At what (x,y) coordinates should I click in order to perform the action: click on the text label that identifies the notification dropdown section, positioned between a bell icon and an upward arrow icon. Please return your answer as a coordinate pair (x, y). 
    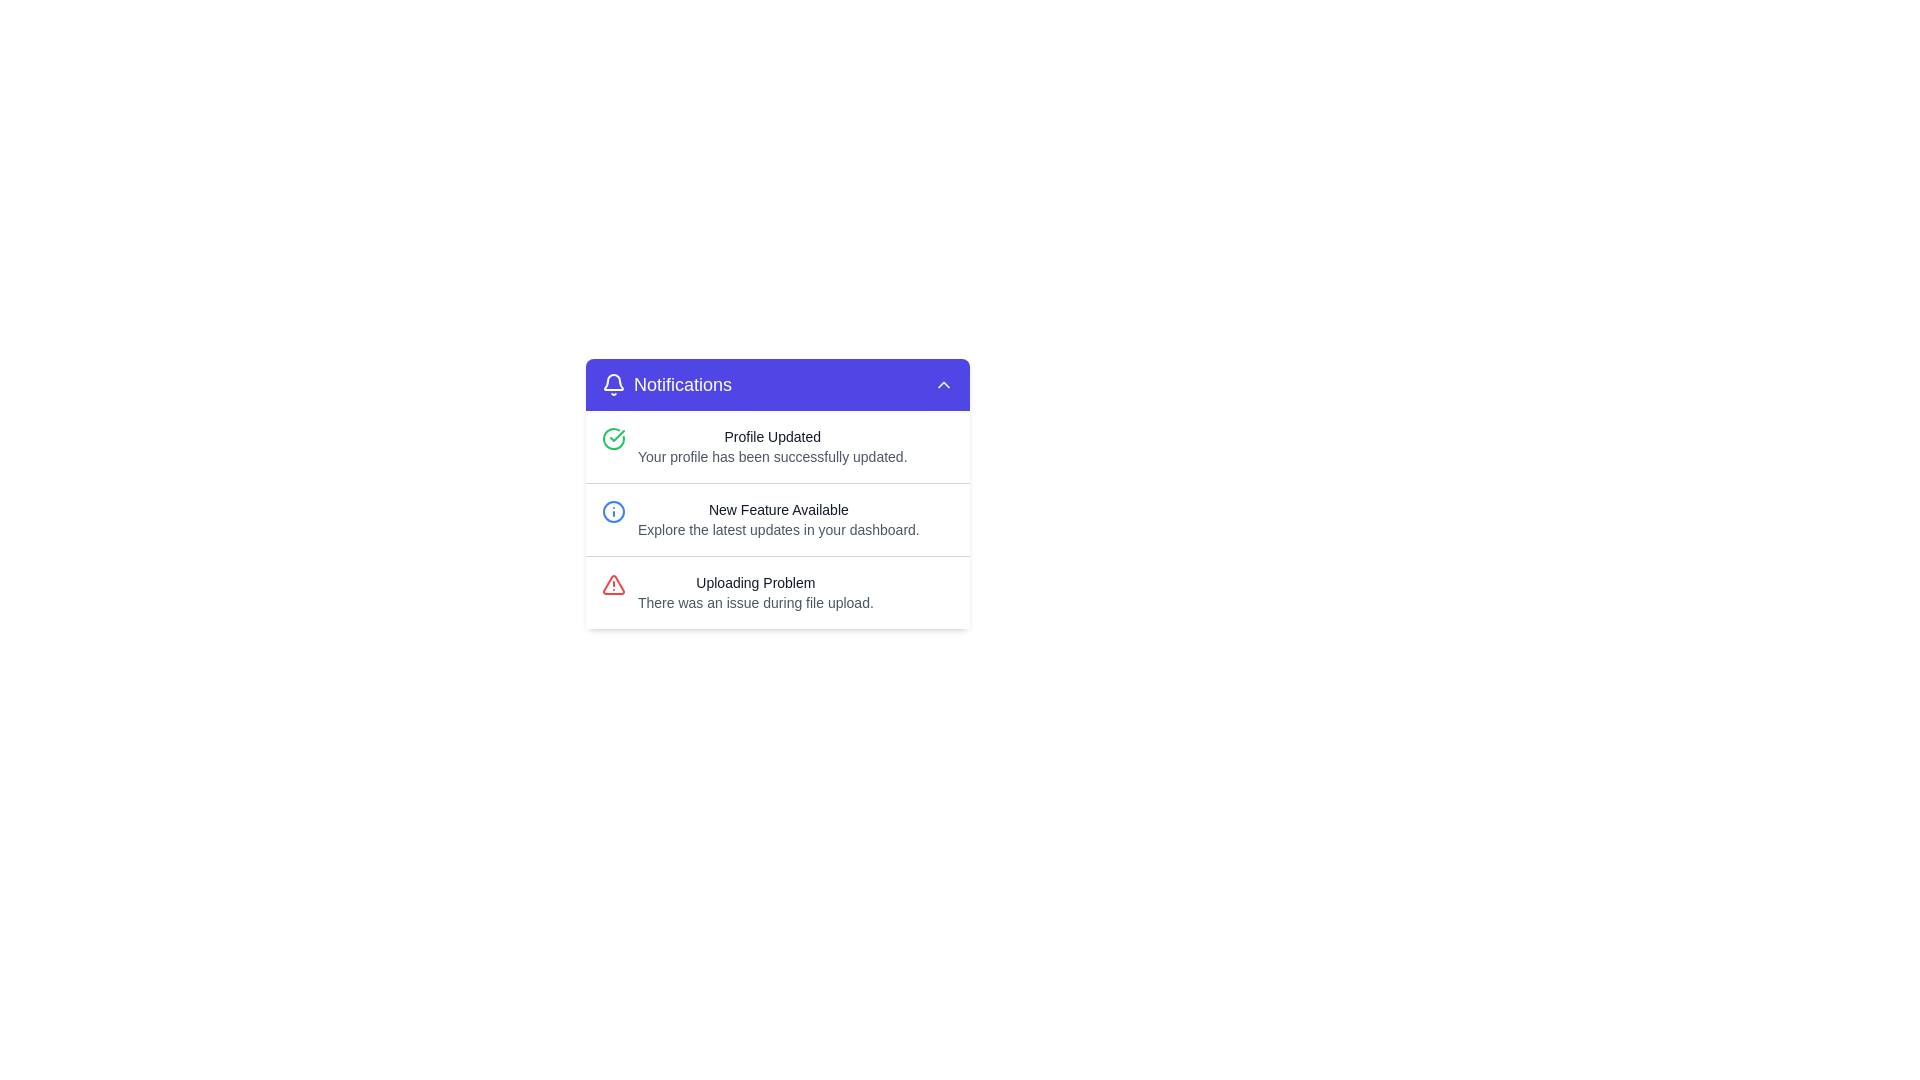
    Looking at the image, I should click on (682, 385).